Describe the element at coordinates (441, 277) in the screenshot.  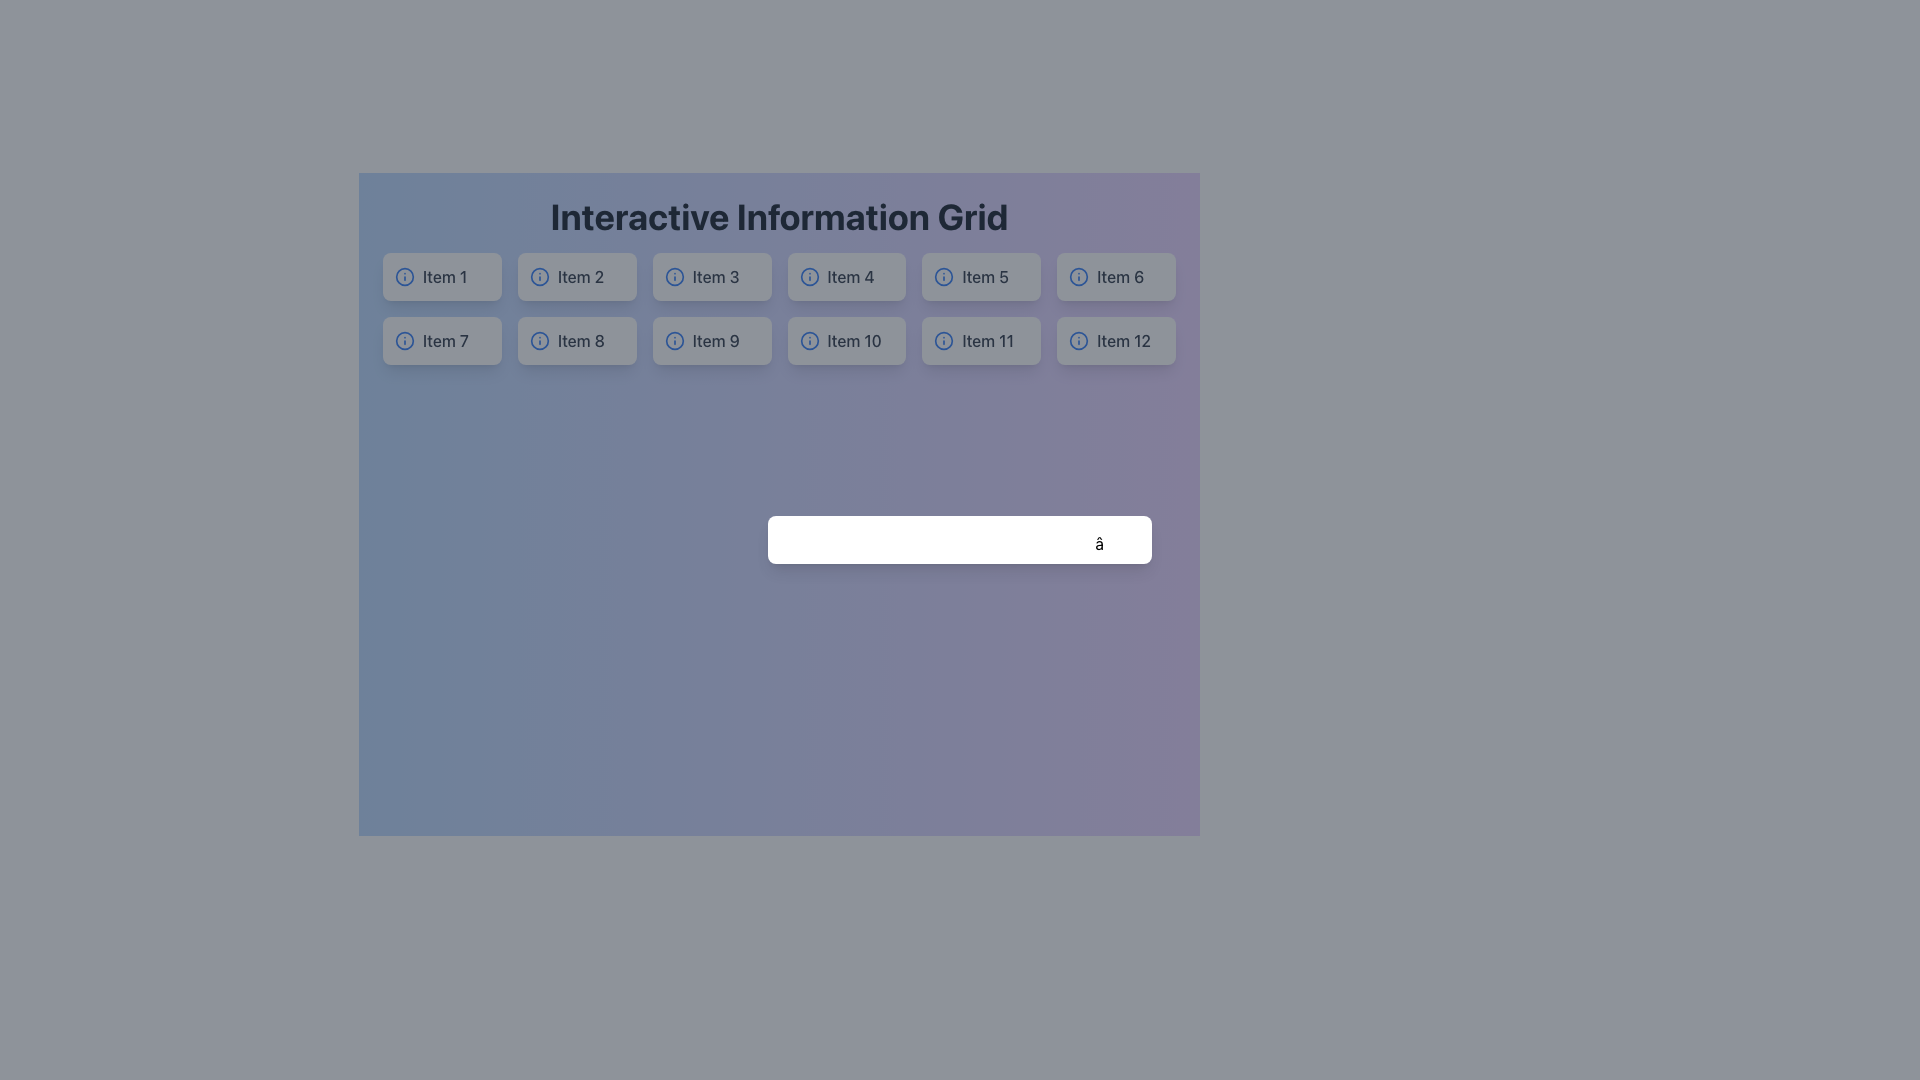
I see `the blue circular icon containing the information symbol adjacent to the text 'Item 1'` at that location.